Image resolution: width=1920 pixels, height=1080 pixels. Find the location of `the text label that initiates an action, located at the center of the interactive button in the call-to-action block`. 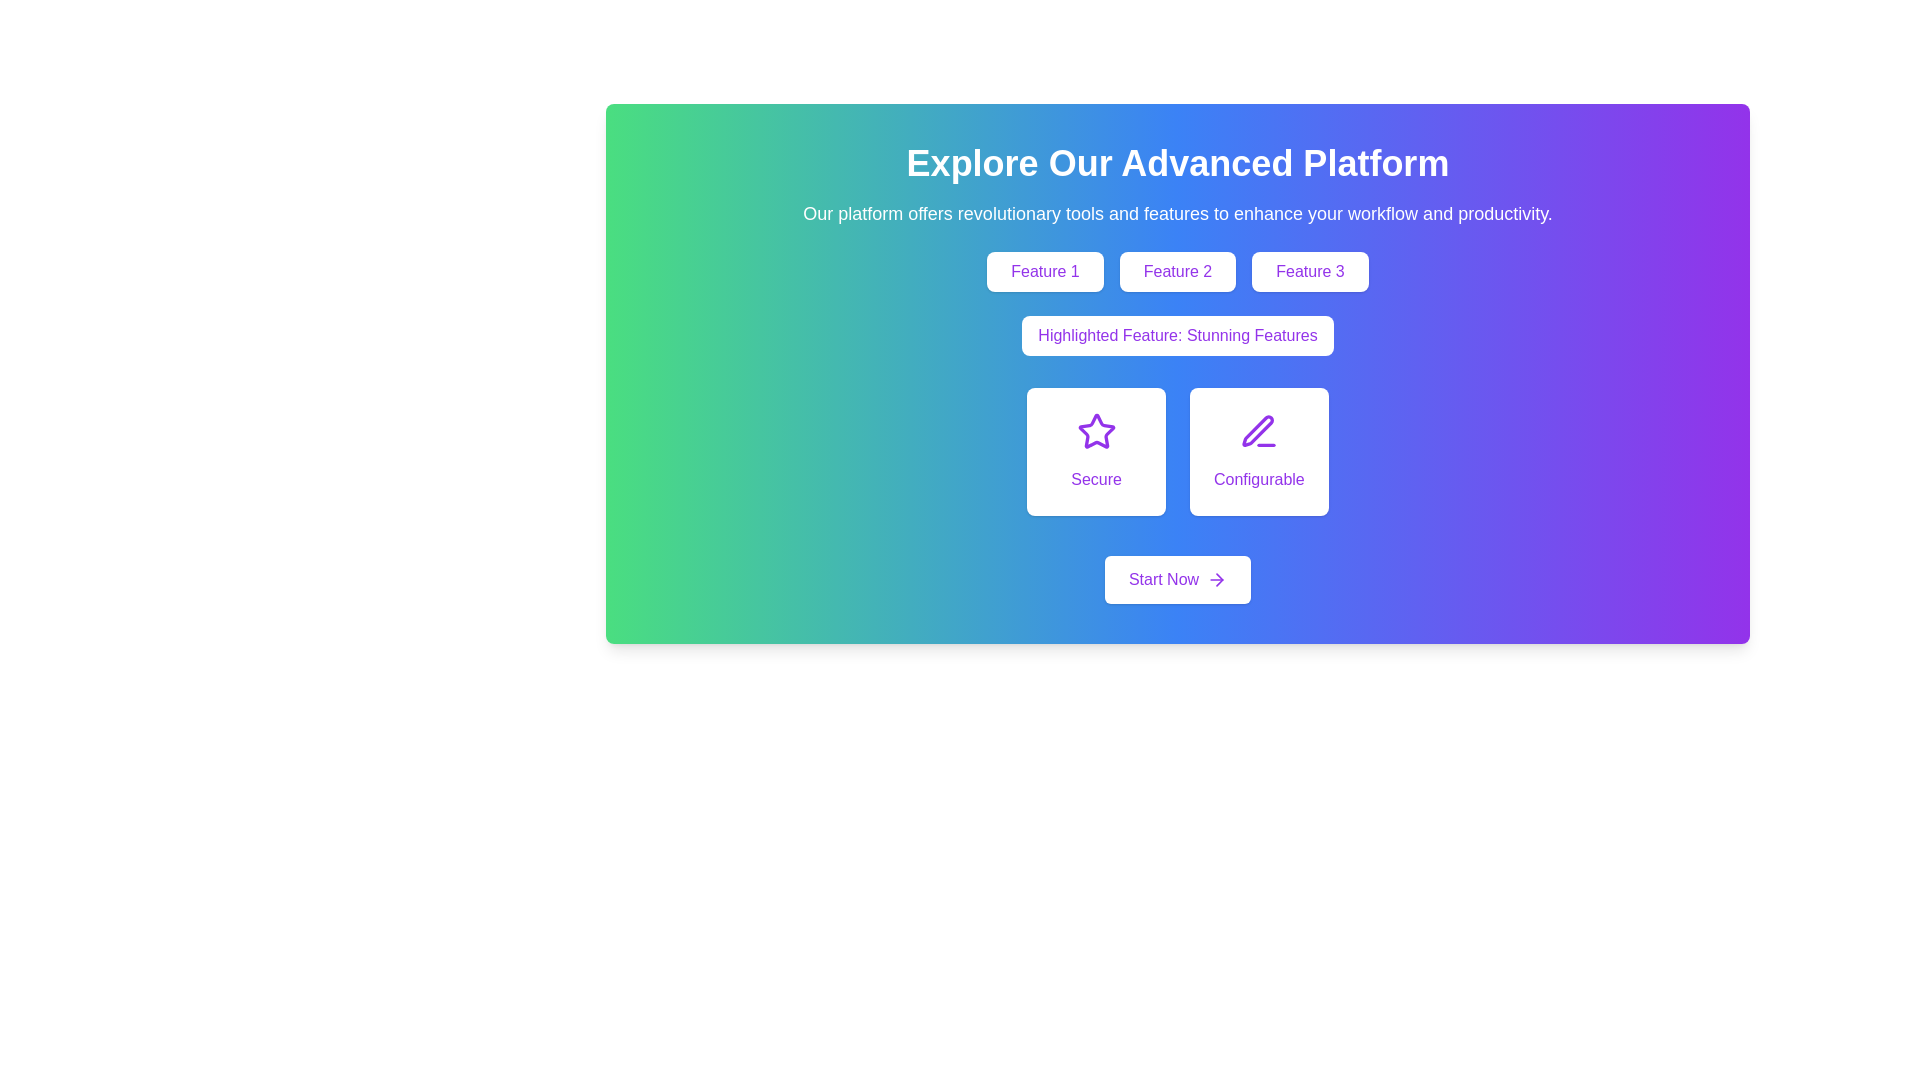

the text label that initiates an action, located at the center of the interactive button in the call-to-action block is located at coordinates (1163, 579).